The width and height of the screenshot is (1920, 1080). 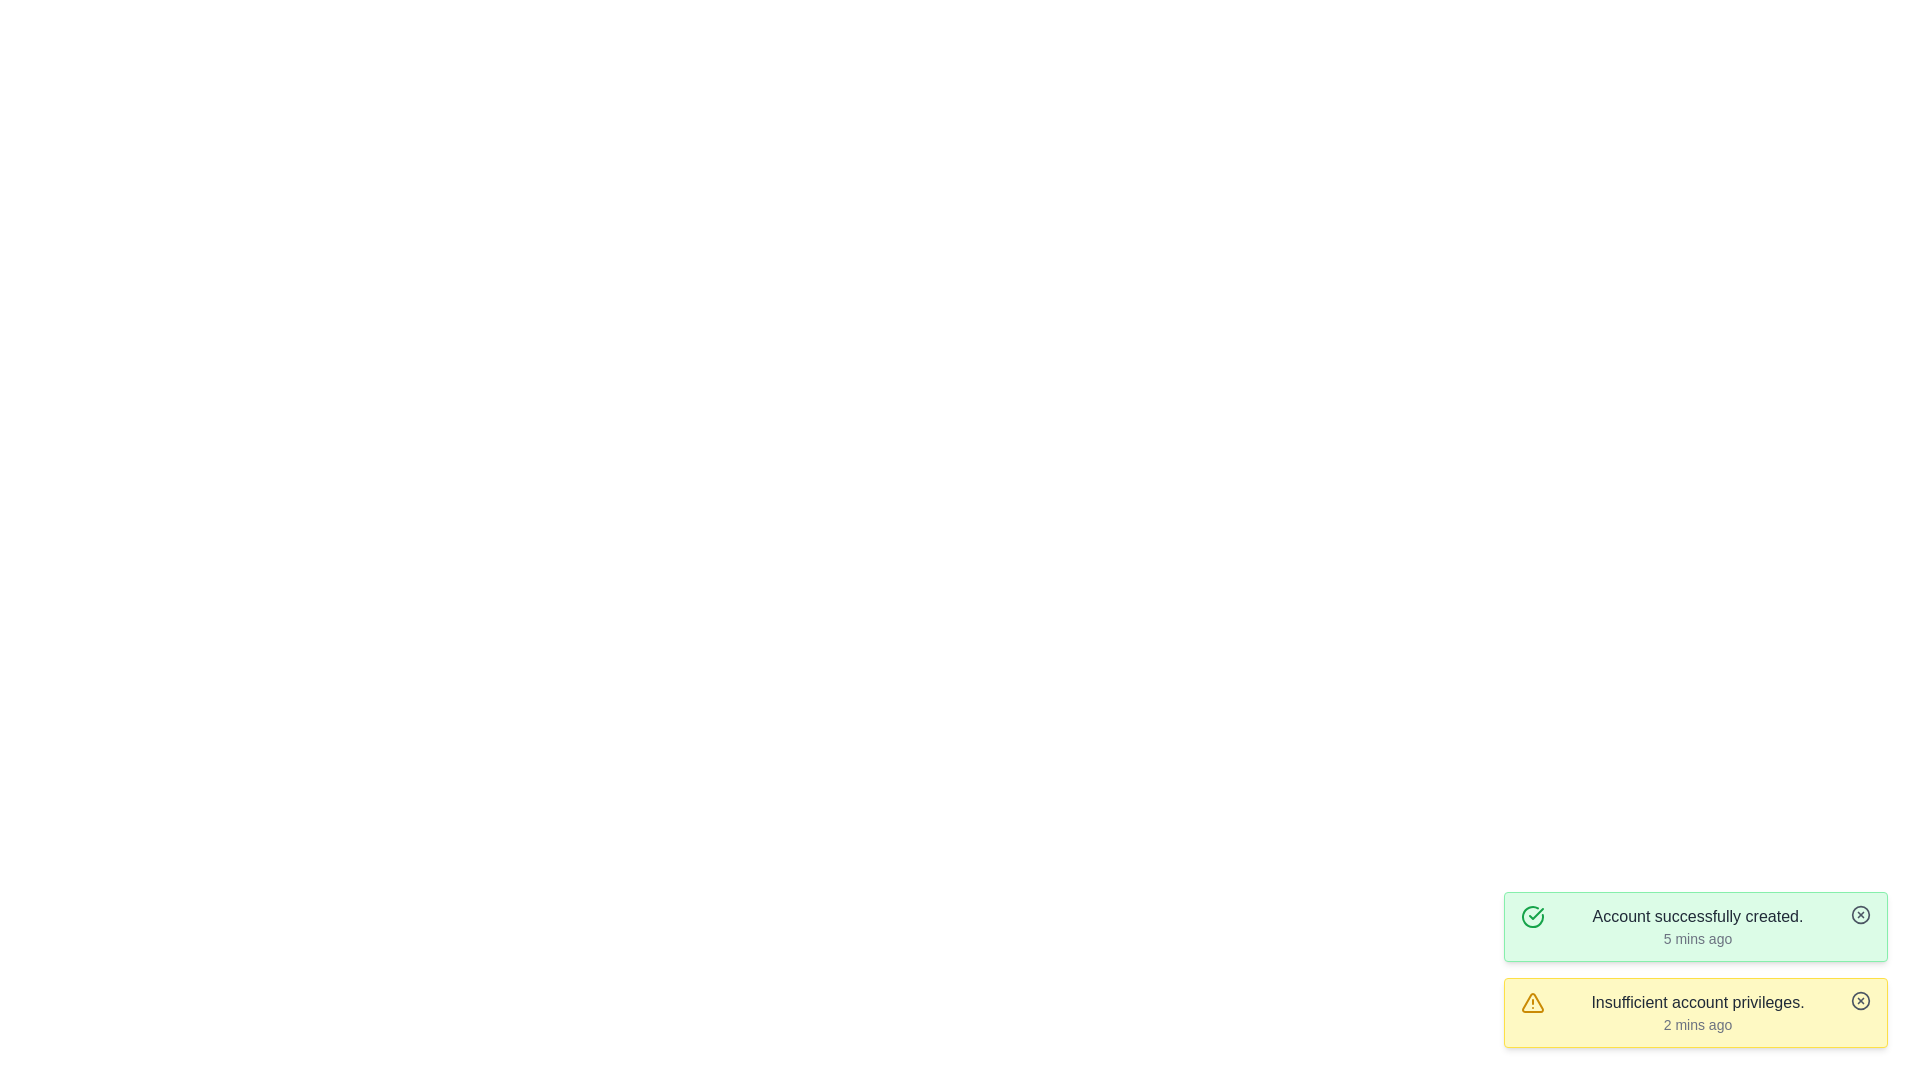 What do you see at coordinates (1697, 926) in the screenshot?
I see `the notification element displaying the message 'Account successfully created.' with a timestamp '5 mins ago' on a light green background` at bounding box center [1697, 926].